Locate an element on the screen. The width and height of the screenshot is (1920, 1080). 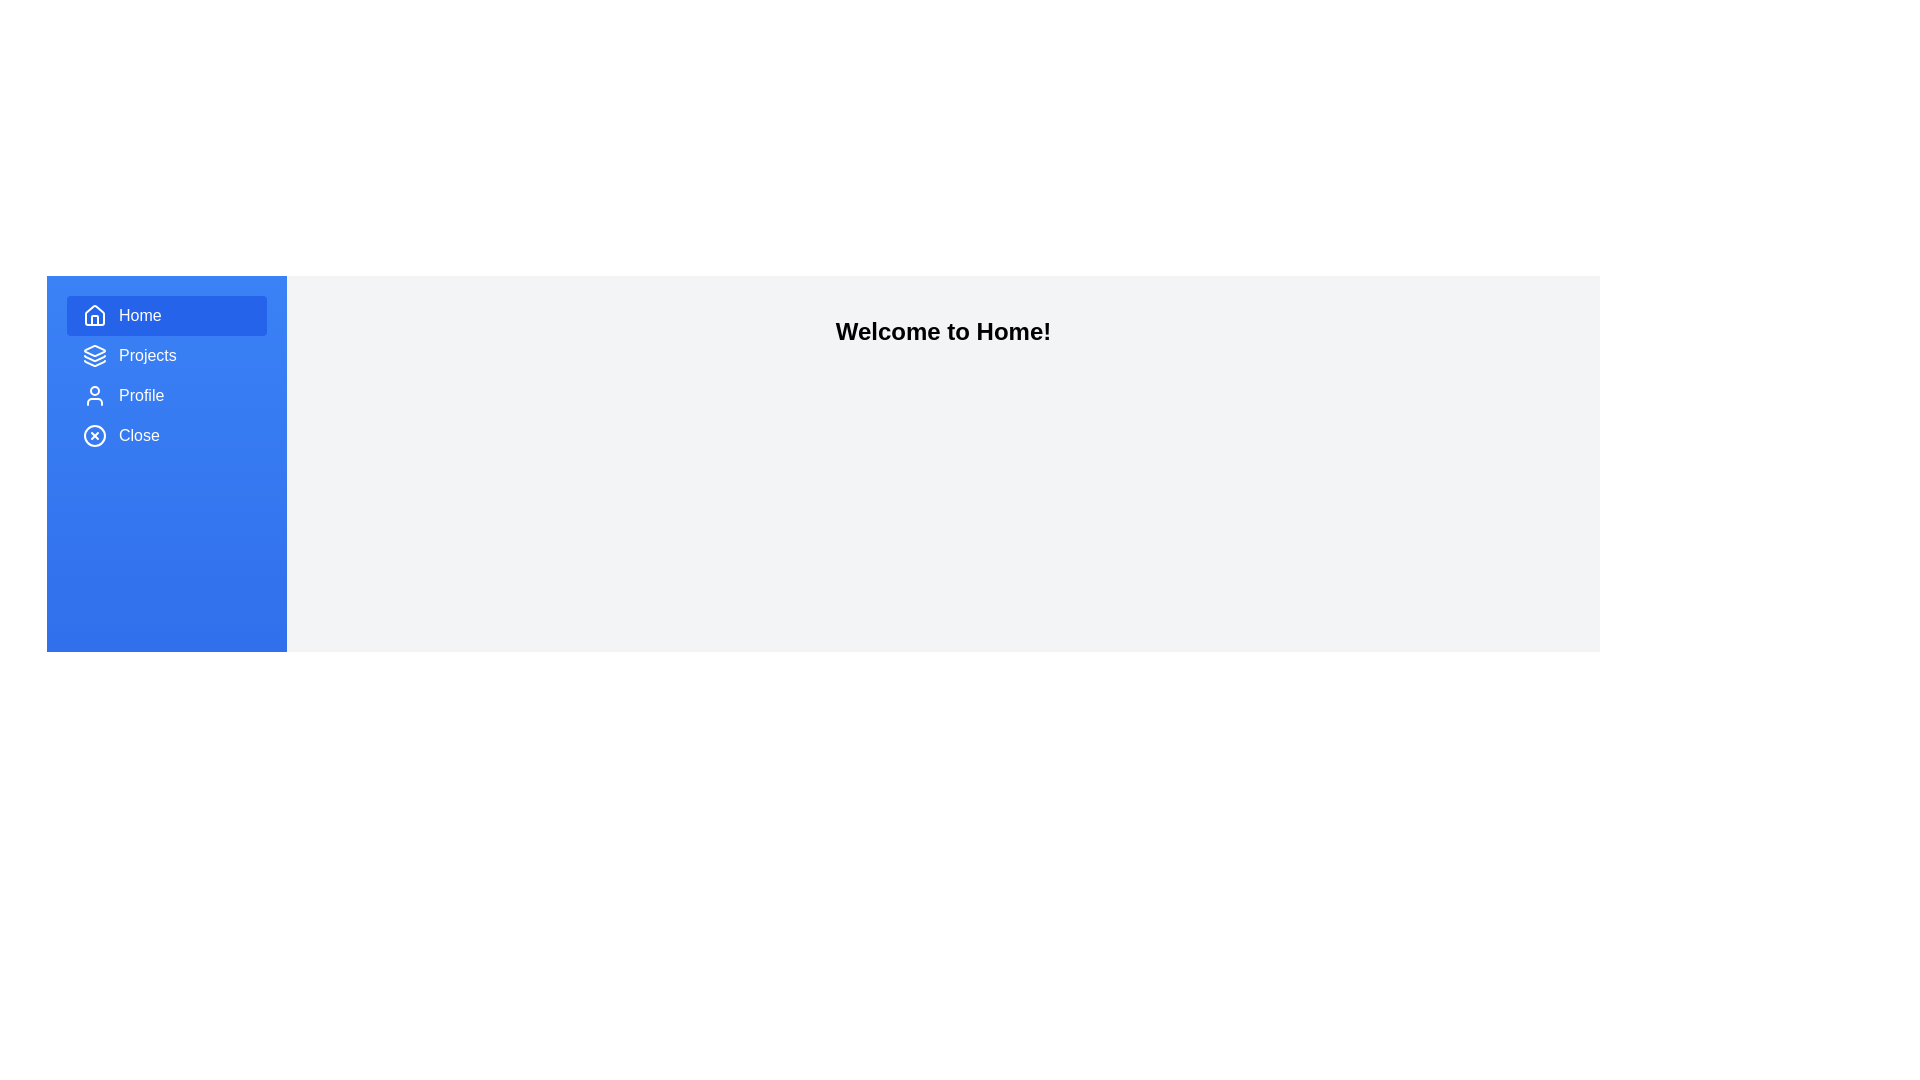
the tab Projects from the navigation drawer is located at coordinates (167, 354).